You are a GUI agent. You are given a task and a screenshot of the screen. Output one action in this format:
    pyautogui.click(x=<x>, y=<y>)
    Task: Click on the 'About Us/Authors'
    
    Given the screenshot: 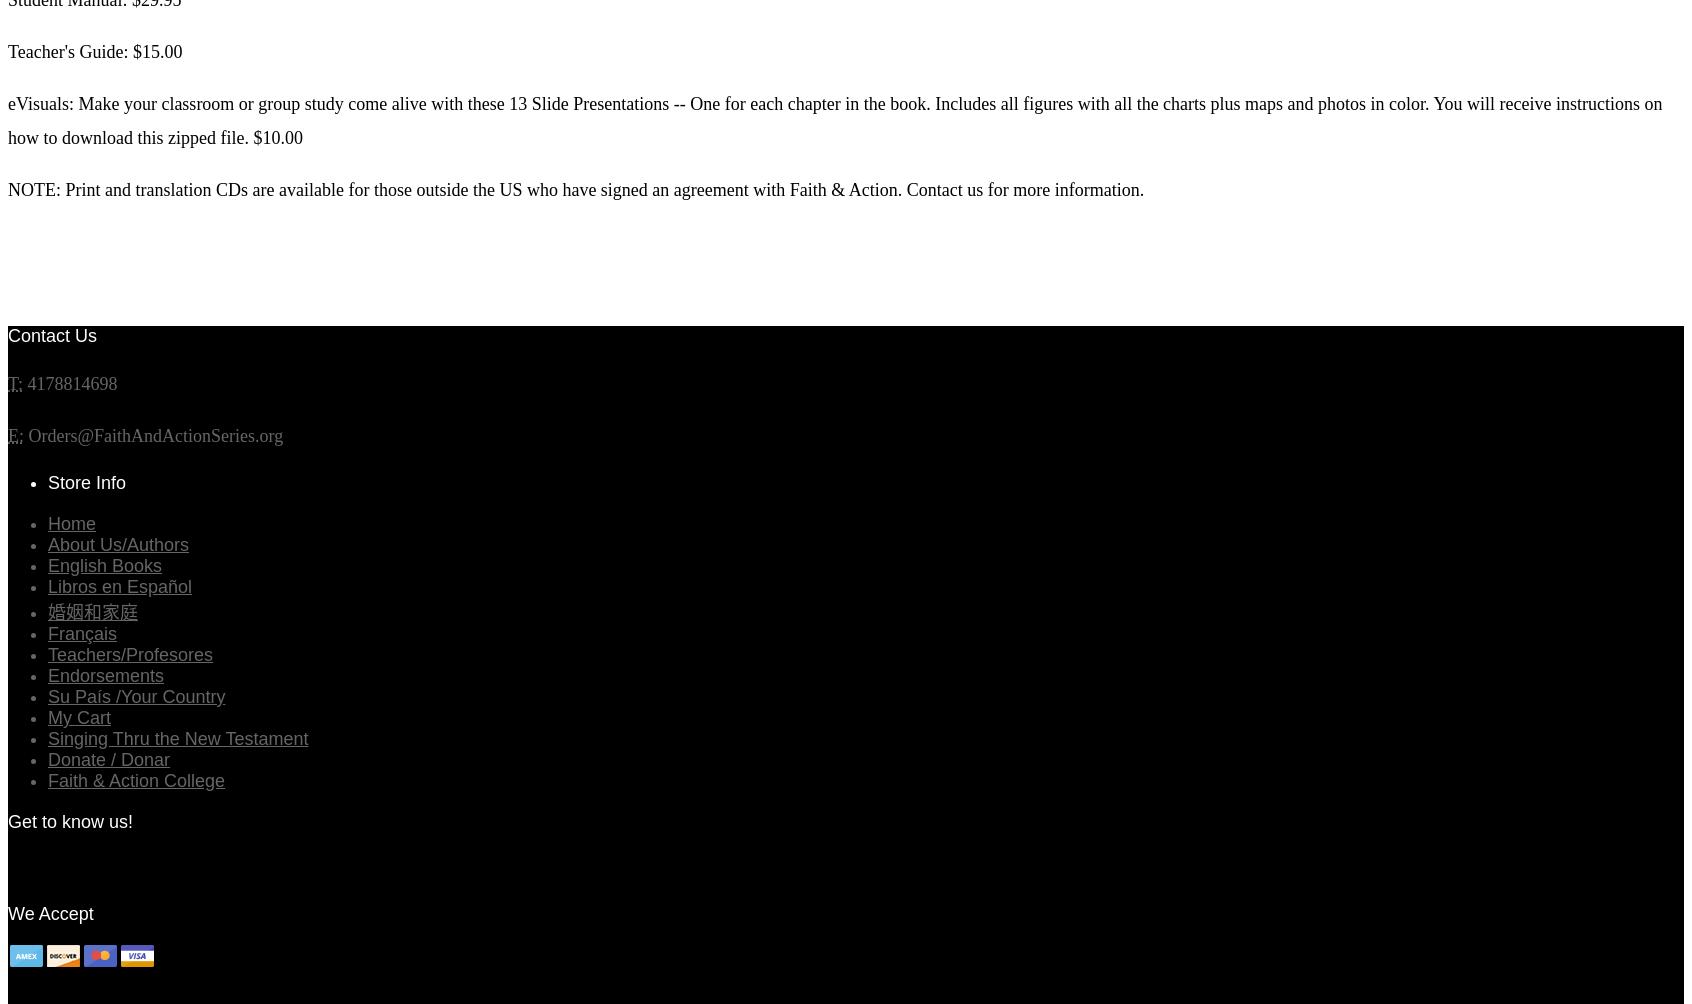 What is the action you would take?
    pyautogui.click(x=118, y=543)
    